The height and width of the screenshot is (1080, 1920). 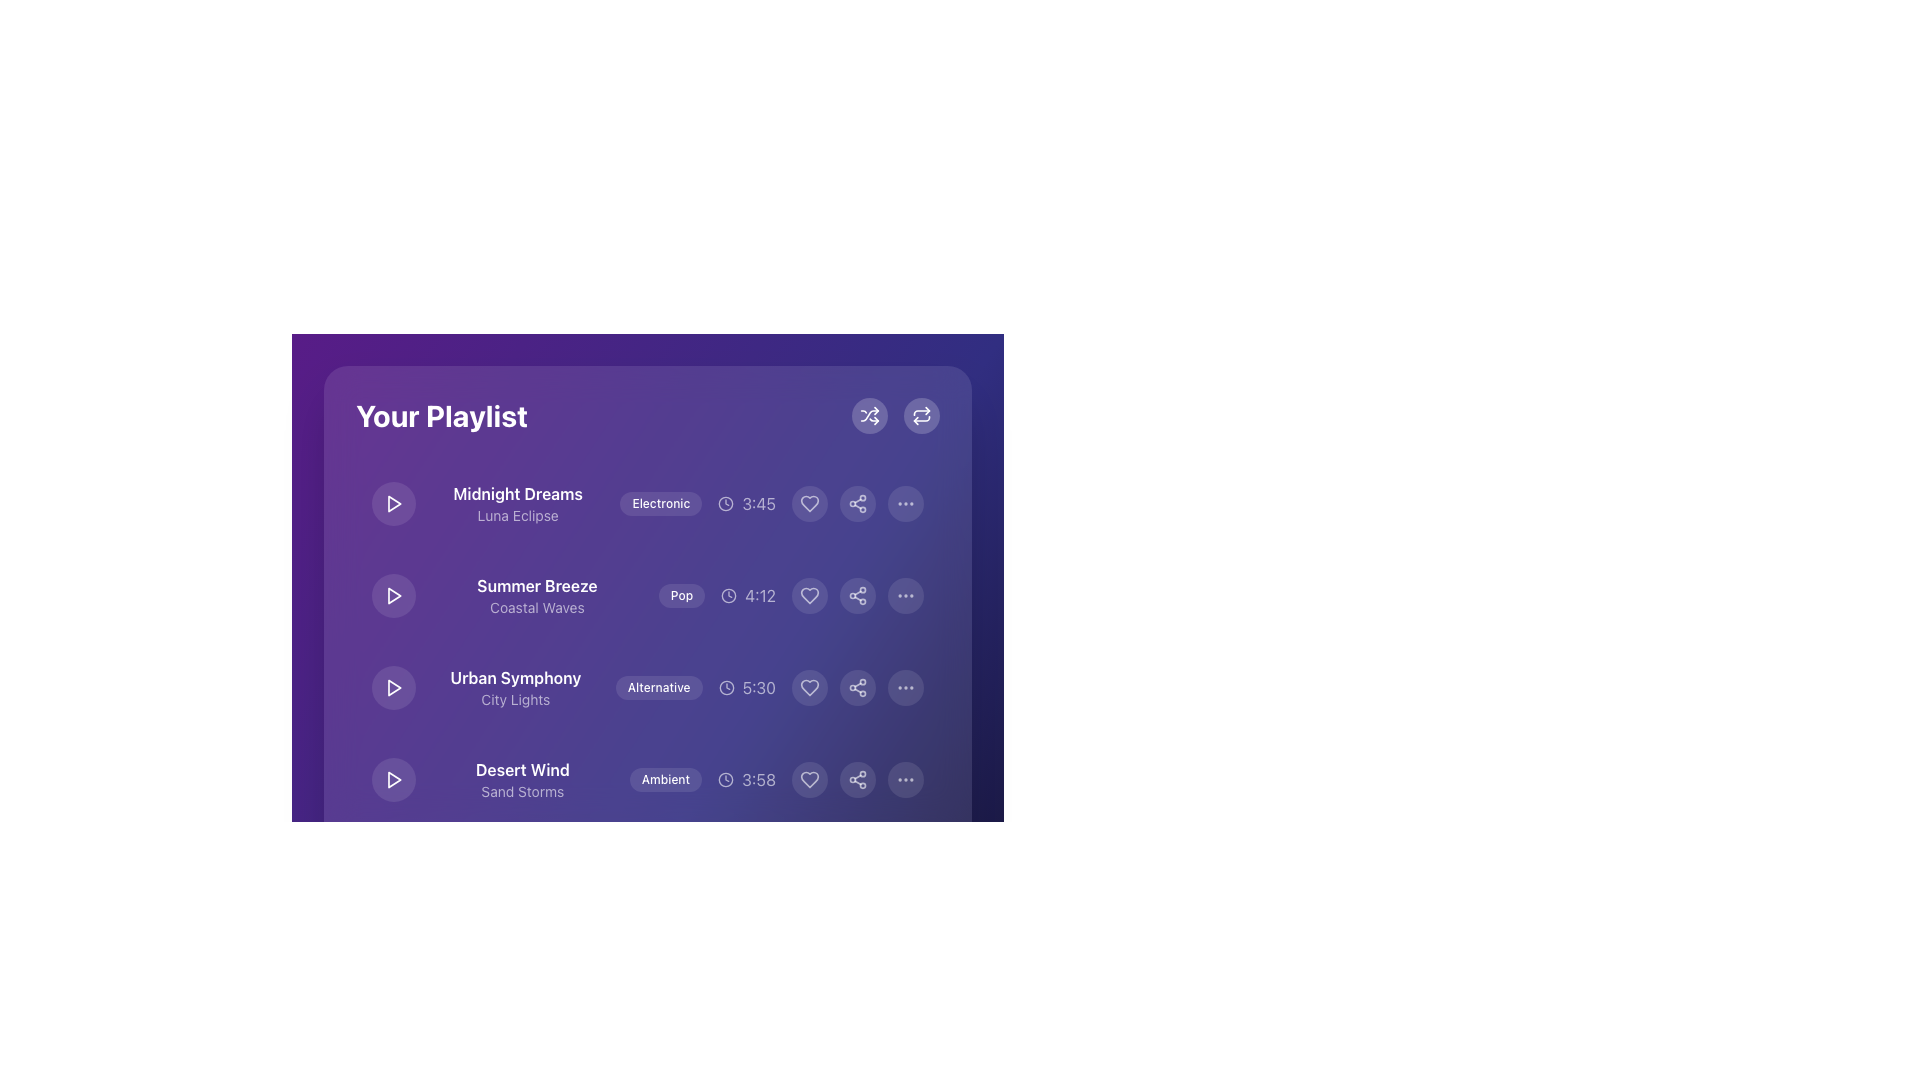 What do you see at coordinates (747, 595) in the screenshot?
I see `the text label displaying '4:12' which is positioned next to a clock icon in the second row of the playlist list` at bounding box center [747, 595].